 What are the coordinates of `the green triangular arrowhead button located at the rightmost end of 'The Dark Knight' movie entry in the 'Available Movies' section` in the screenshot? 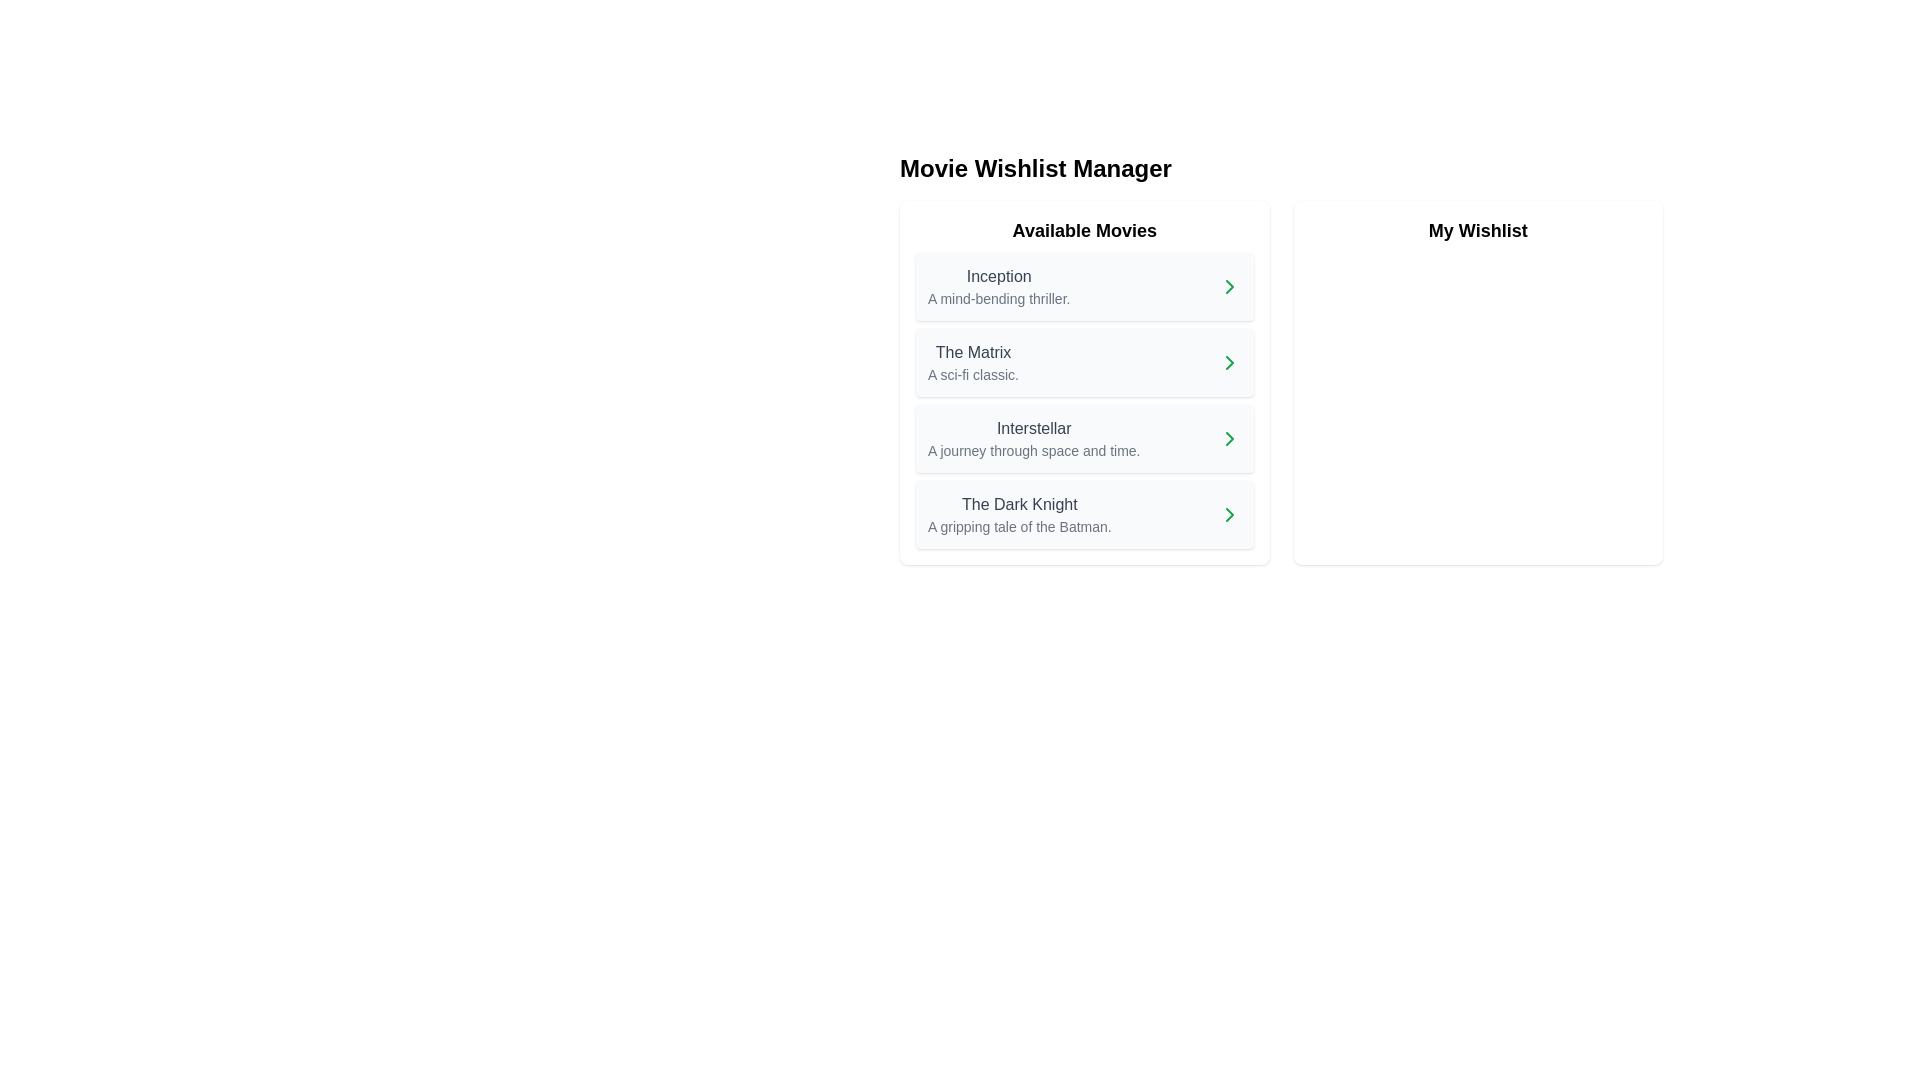 It's located at (1228, 514).